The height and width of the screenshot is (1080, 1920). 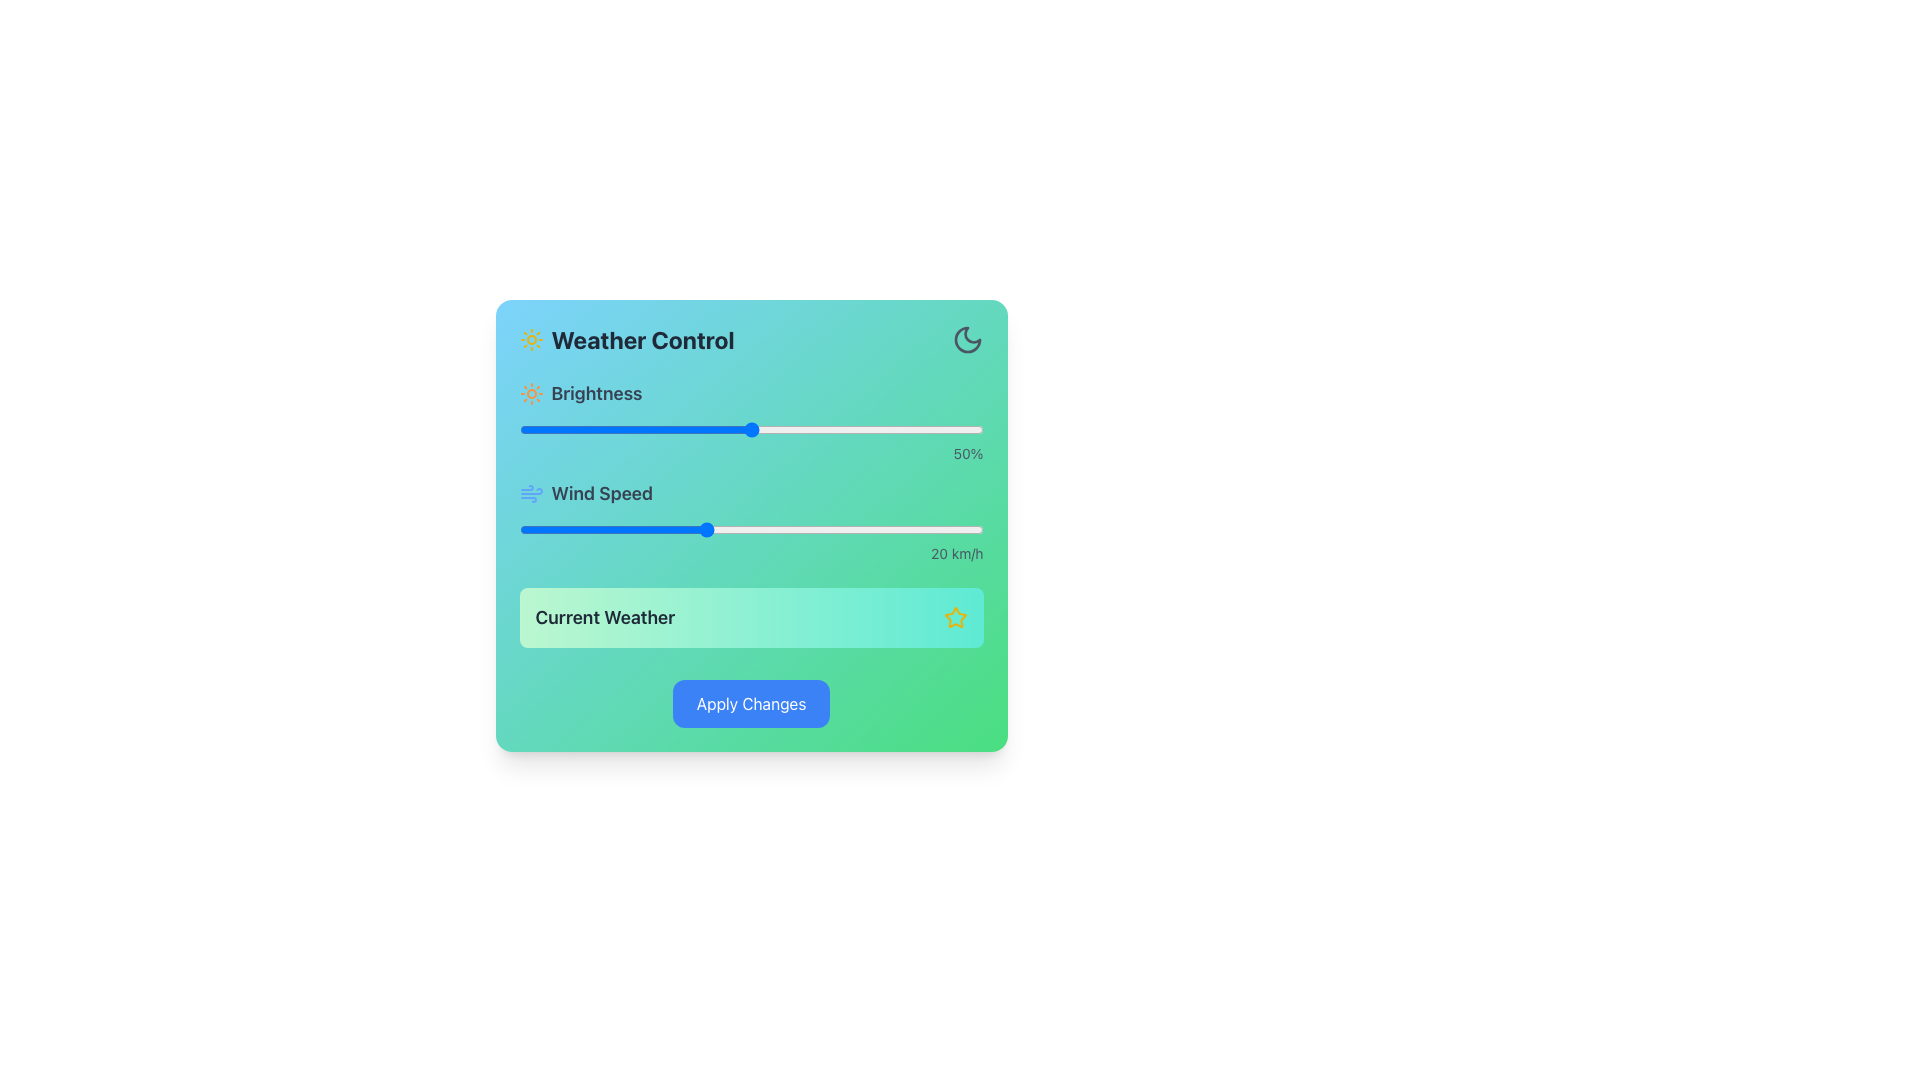 What do you see at coordinates (954, 616) in the screenshot?
I see `the star icon located at the bottom right corner of the 'Current Weather' input box in the 'Weather Control' interface to interact with it` at bounding box center [954, 616].